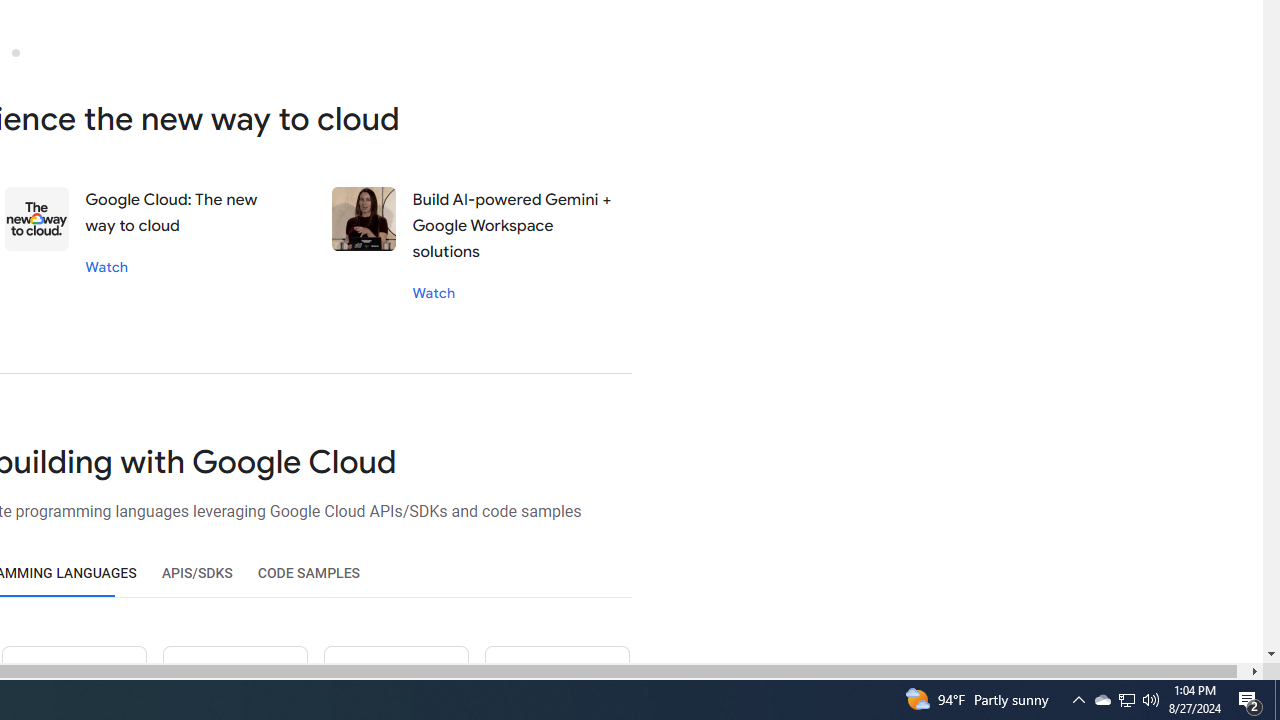  What do you see at coordinates (364, 219) in the screenshot?
I see `'Stephanie wong'` at bounding box center [364, 219].